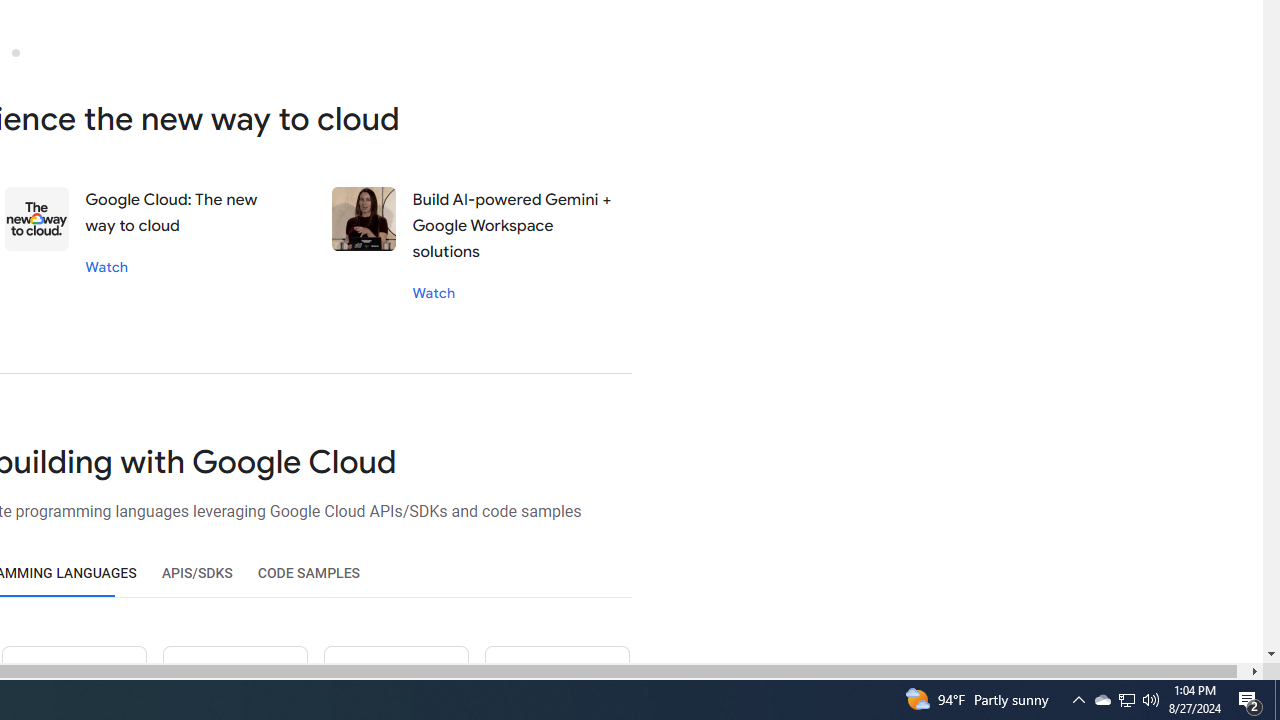  What do you see at coordinates (364, 219) in the screenshot?
I see `'Stephanie wong'` at bounding box center [364, 219].